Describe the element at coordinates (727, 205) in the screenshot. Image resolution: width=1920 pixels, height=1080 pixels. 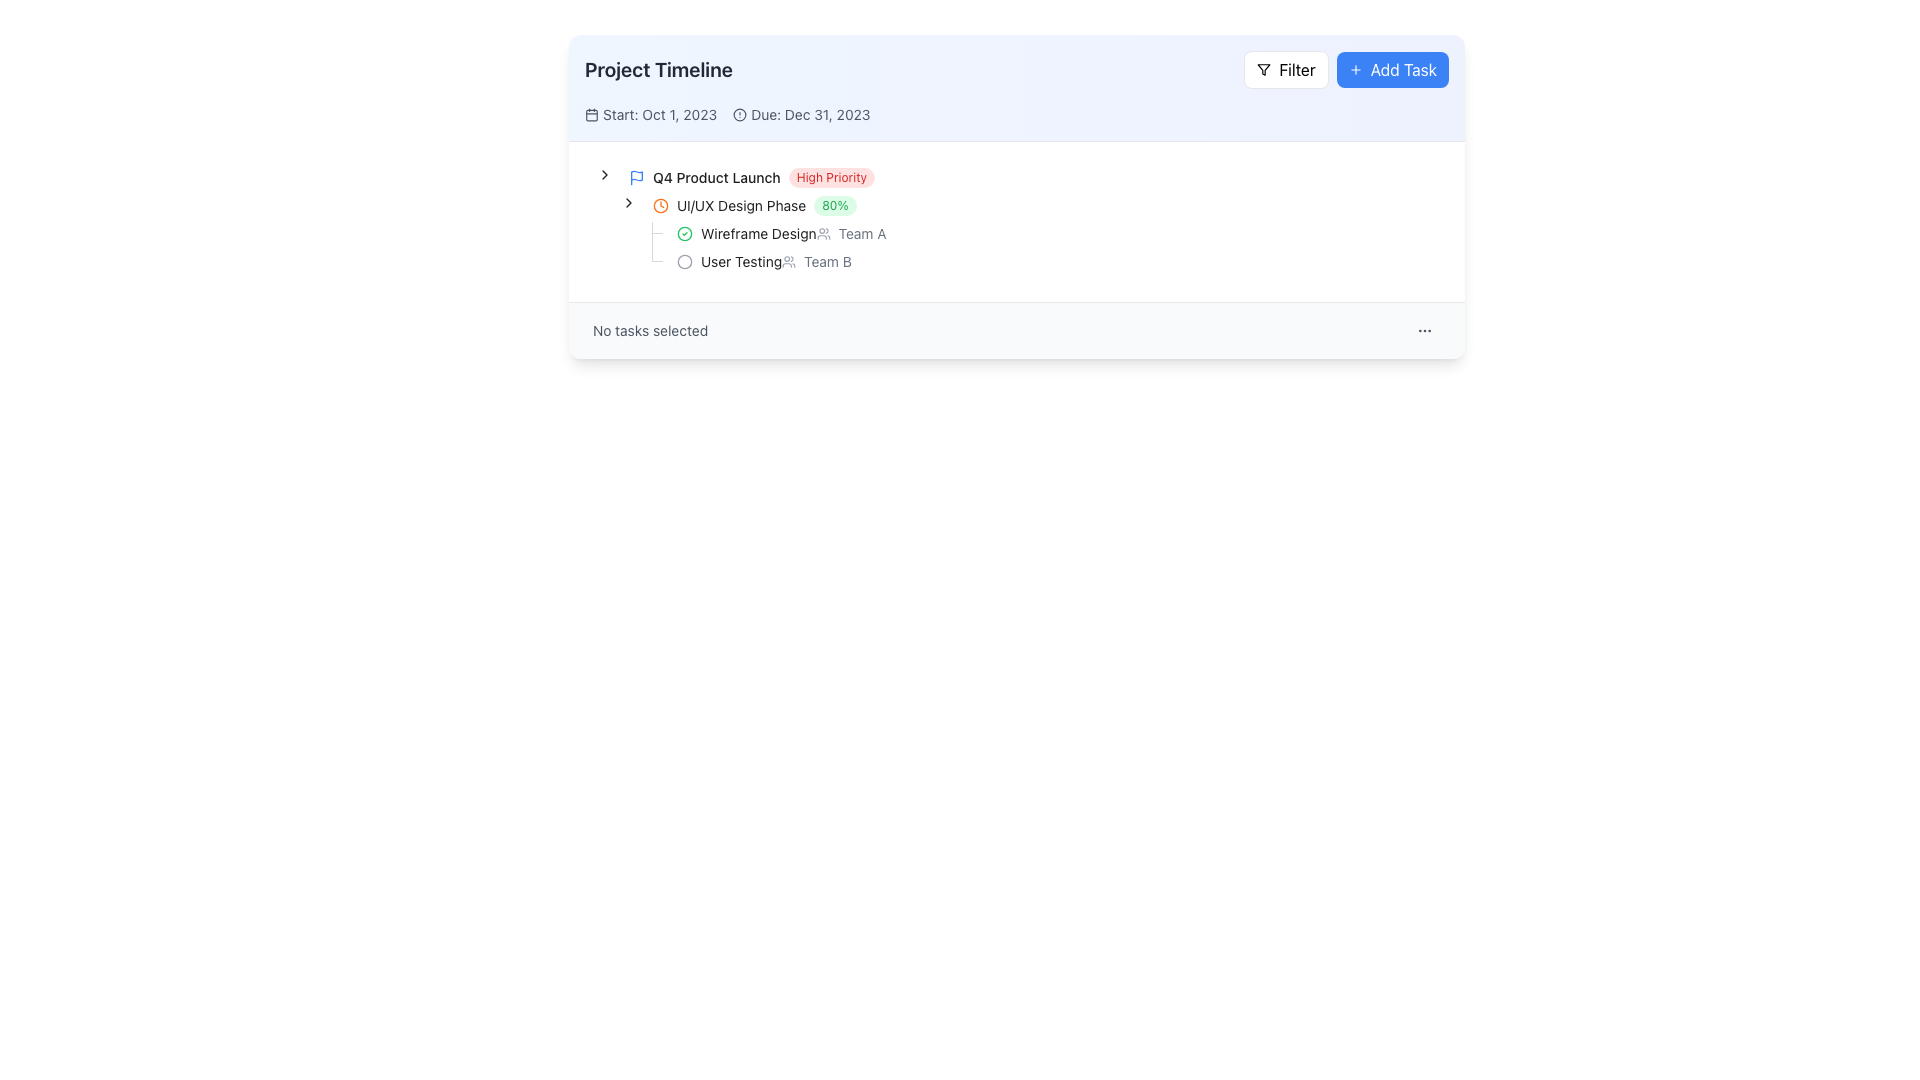
I see `the Tree item labeled 'UI/UX Design Phase' with a progress percentage of '80%'` at that location.